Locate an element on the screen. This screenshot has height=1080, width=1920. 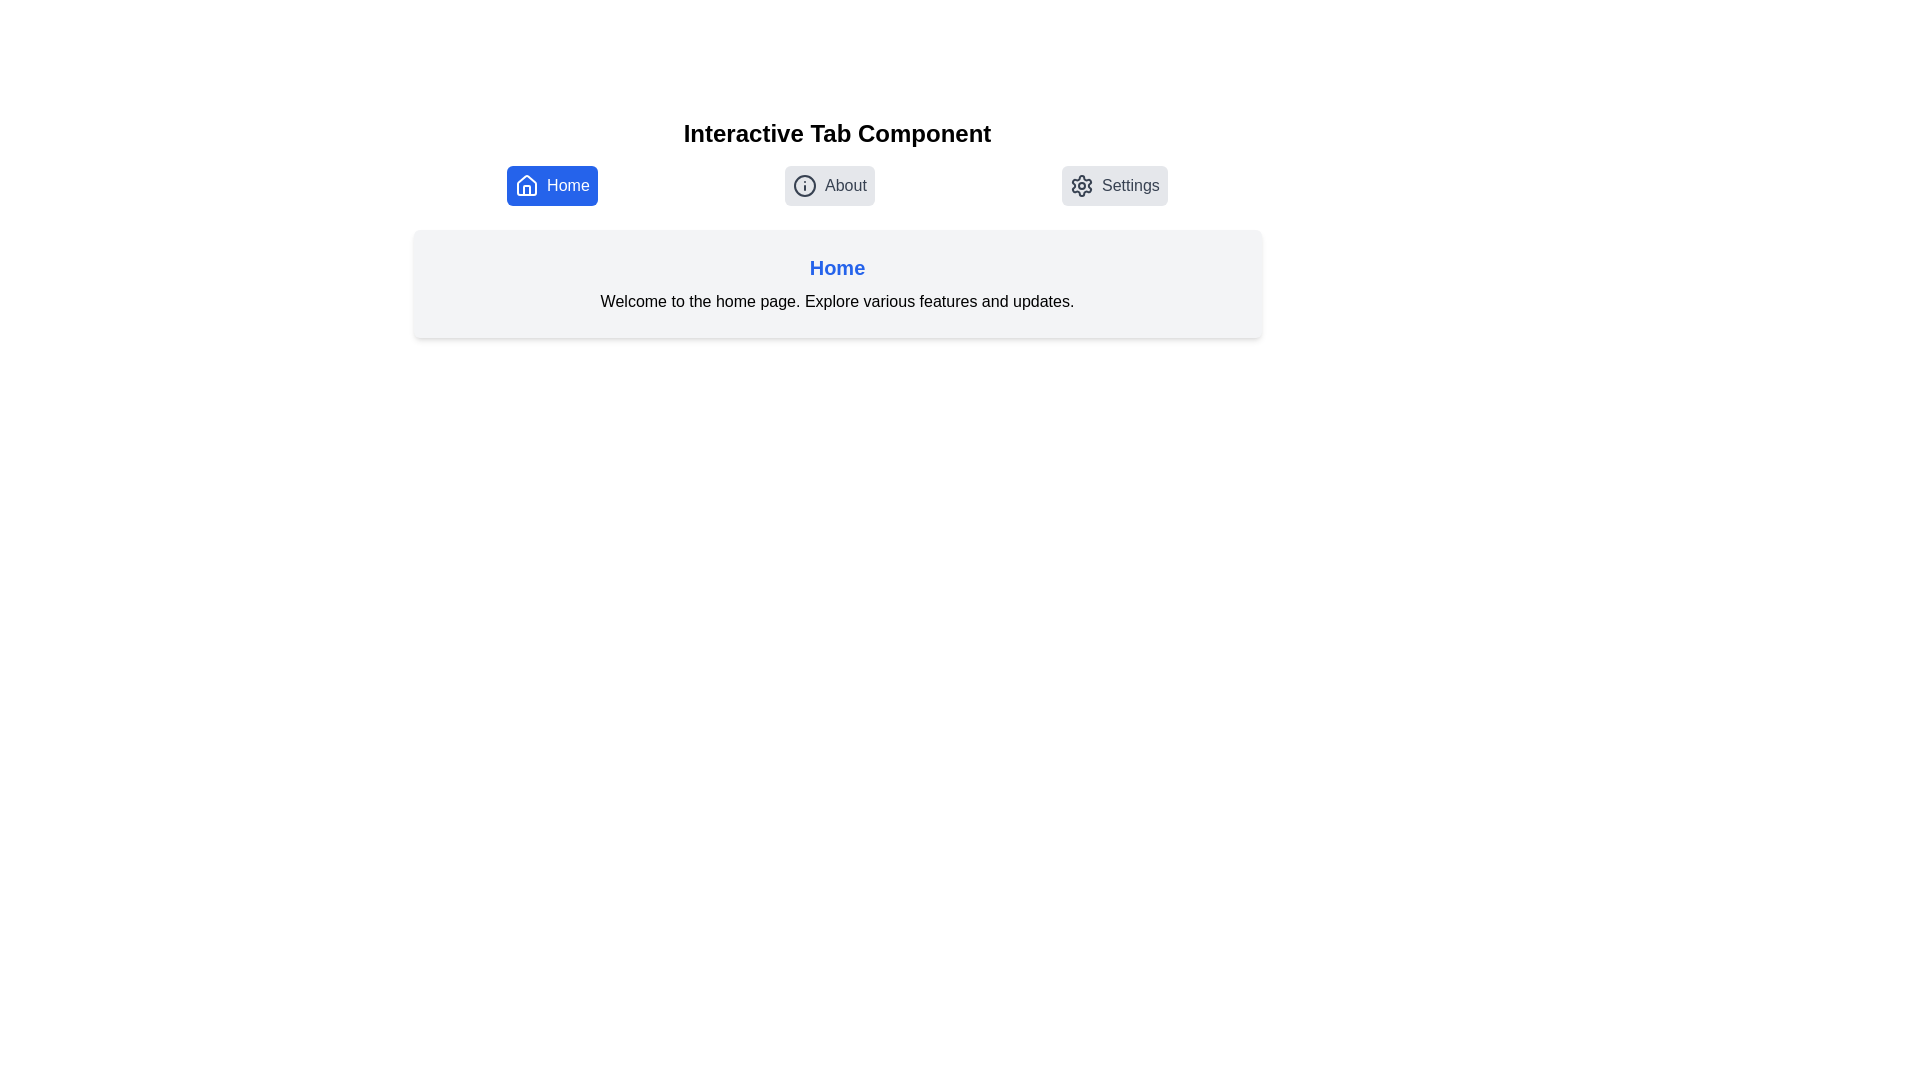
the tab icon labeled About to explore its content is located at coordinates (829, 185).